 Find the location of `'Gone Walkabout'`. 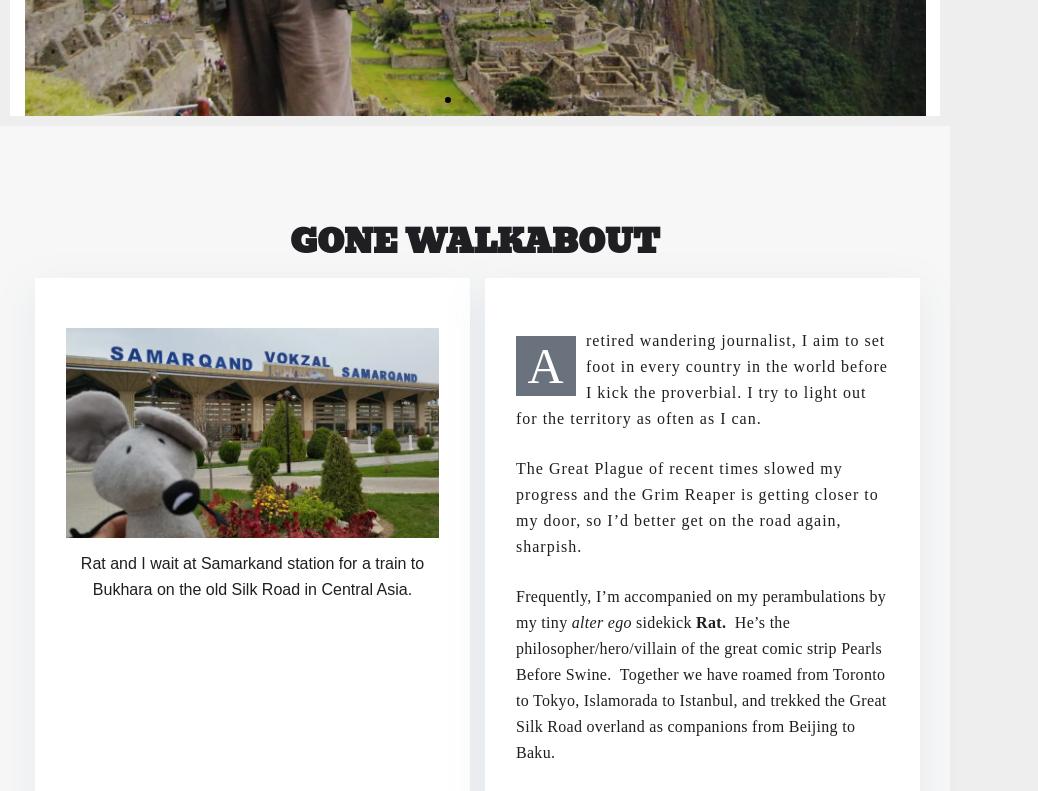

'Gone Walkabout' is located at coordinates (474, 239).